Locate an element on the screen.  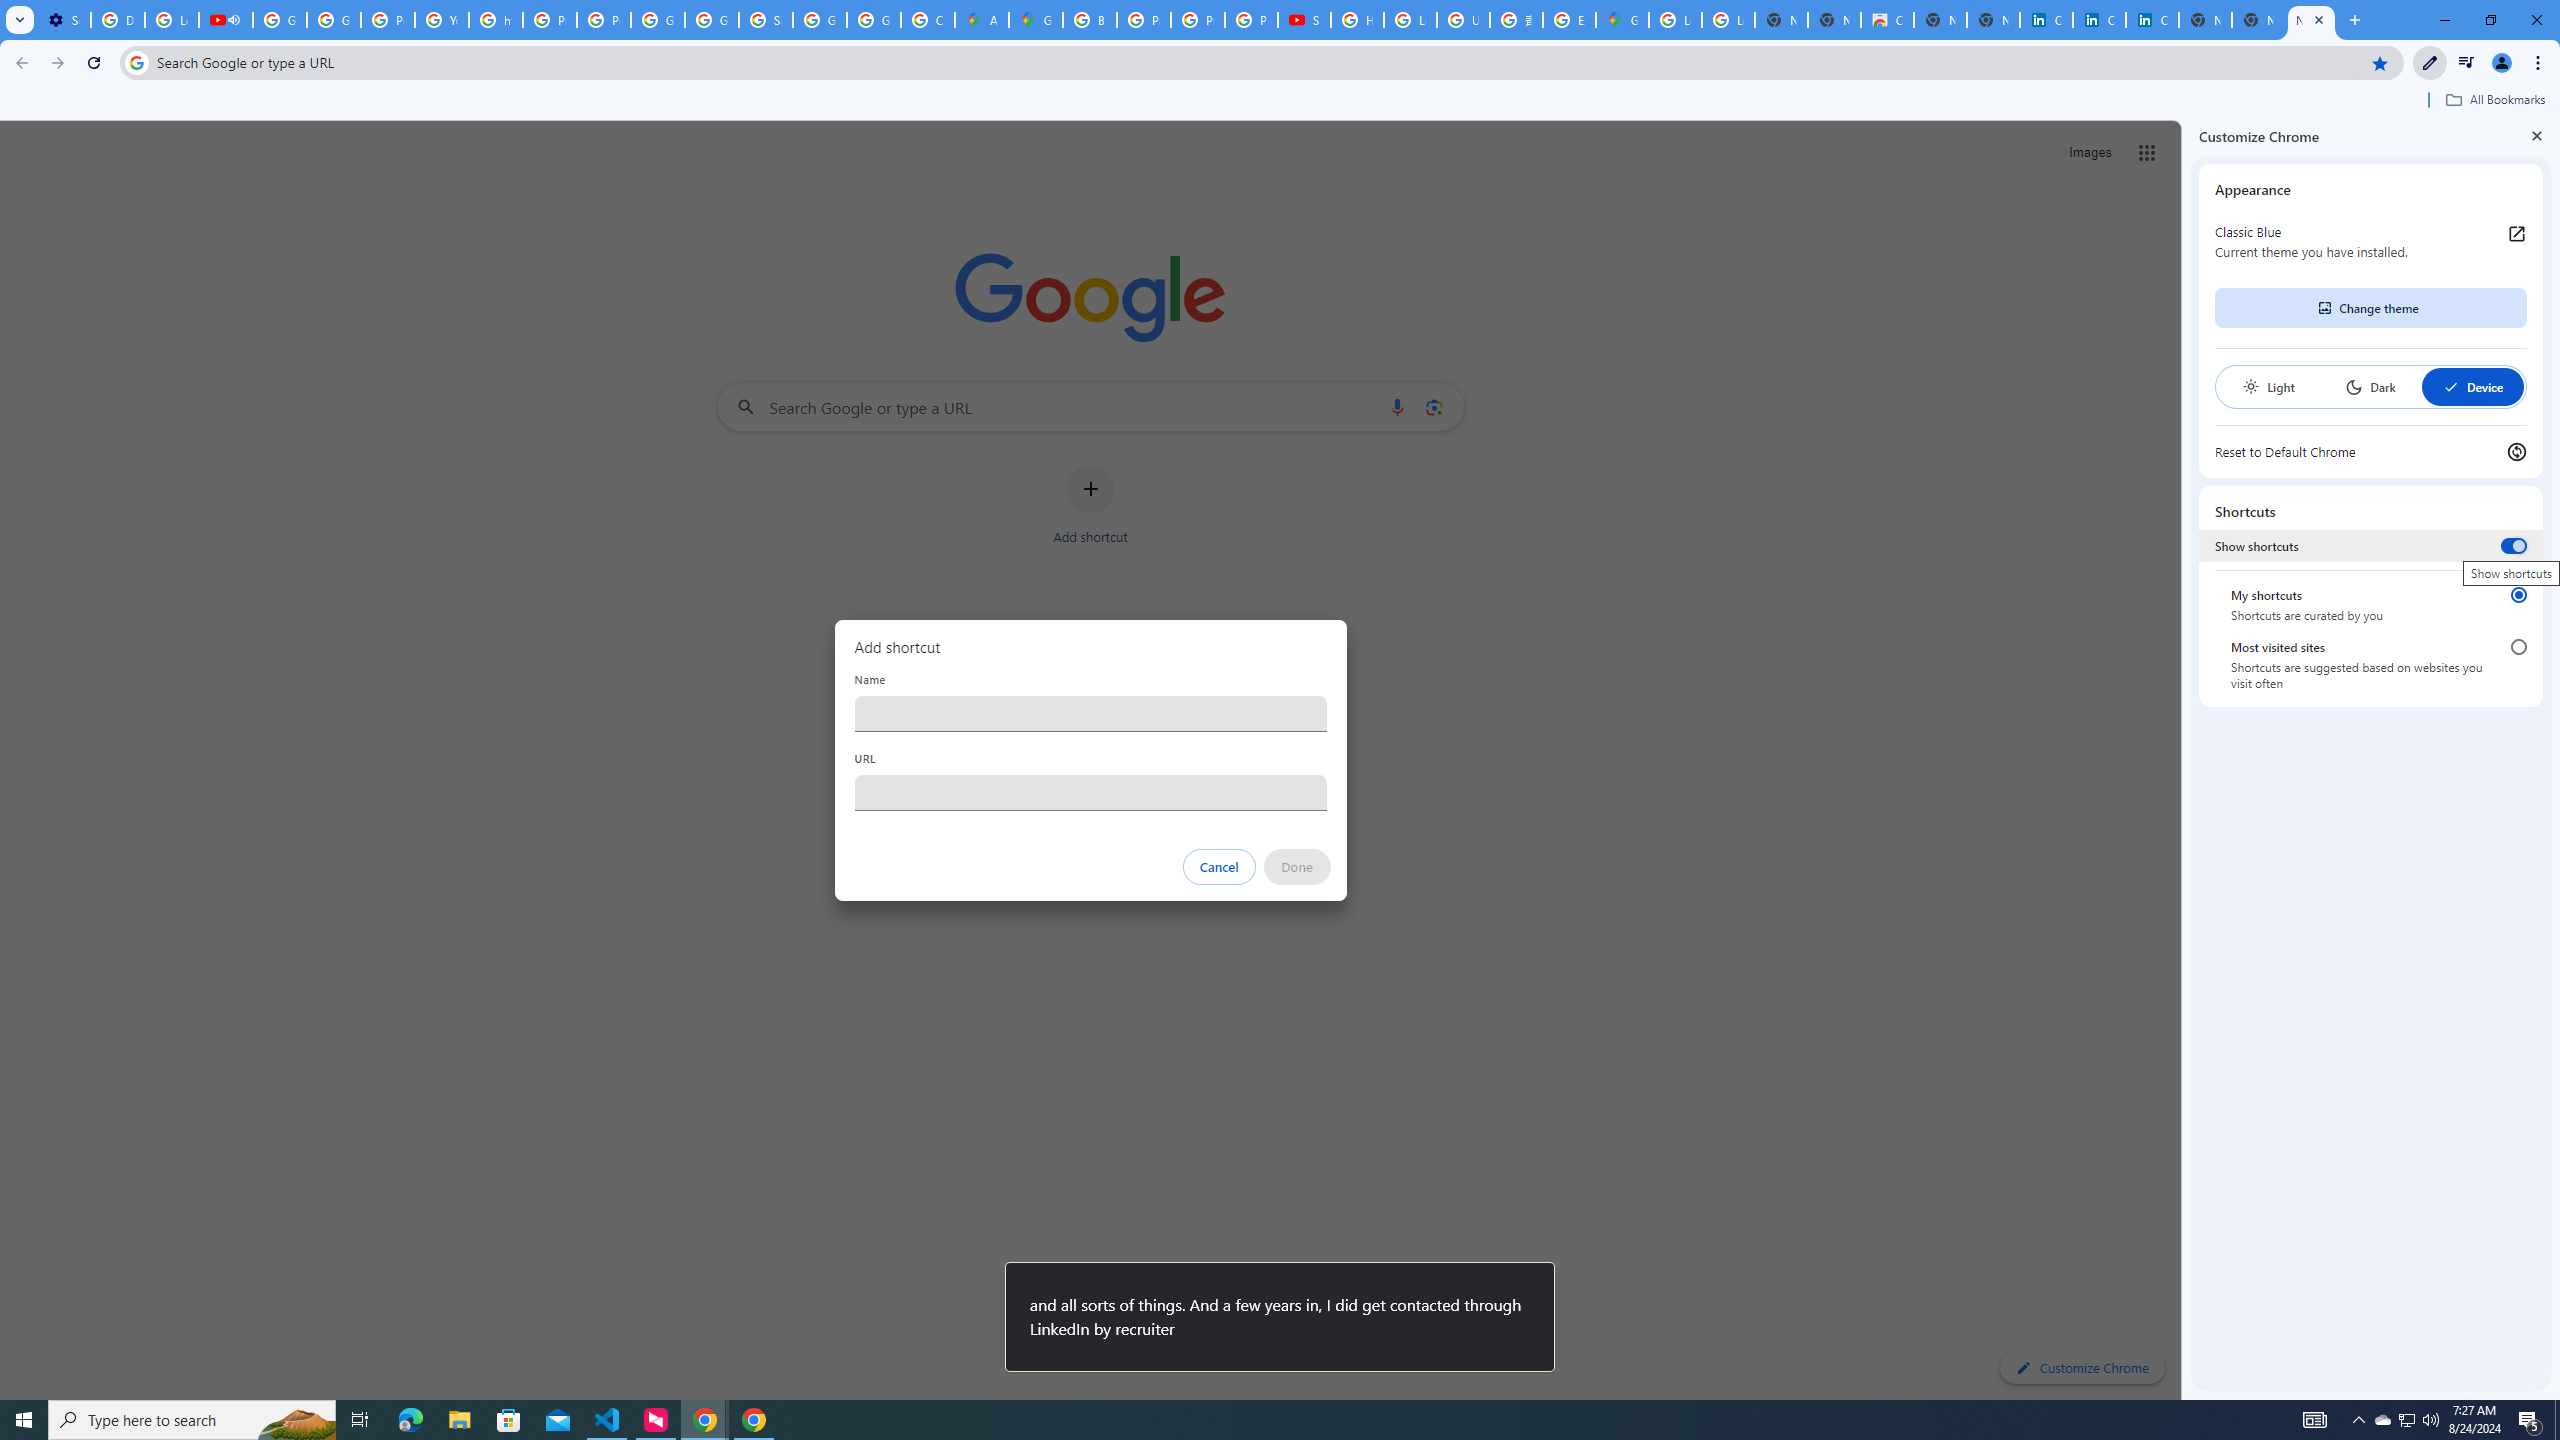
'Cookie Policy | LinkedIn' is located at coordinates (2099, 19).